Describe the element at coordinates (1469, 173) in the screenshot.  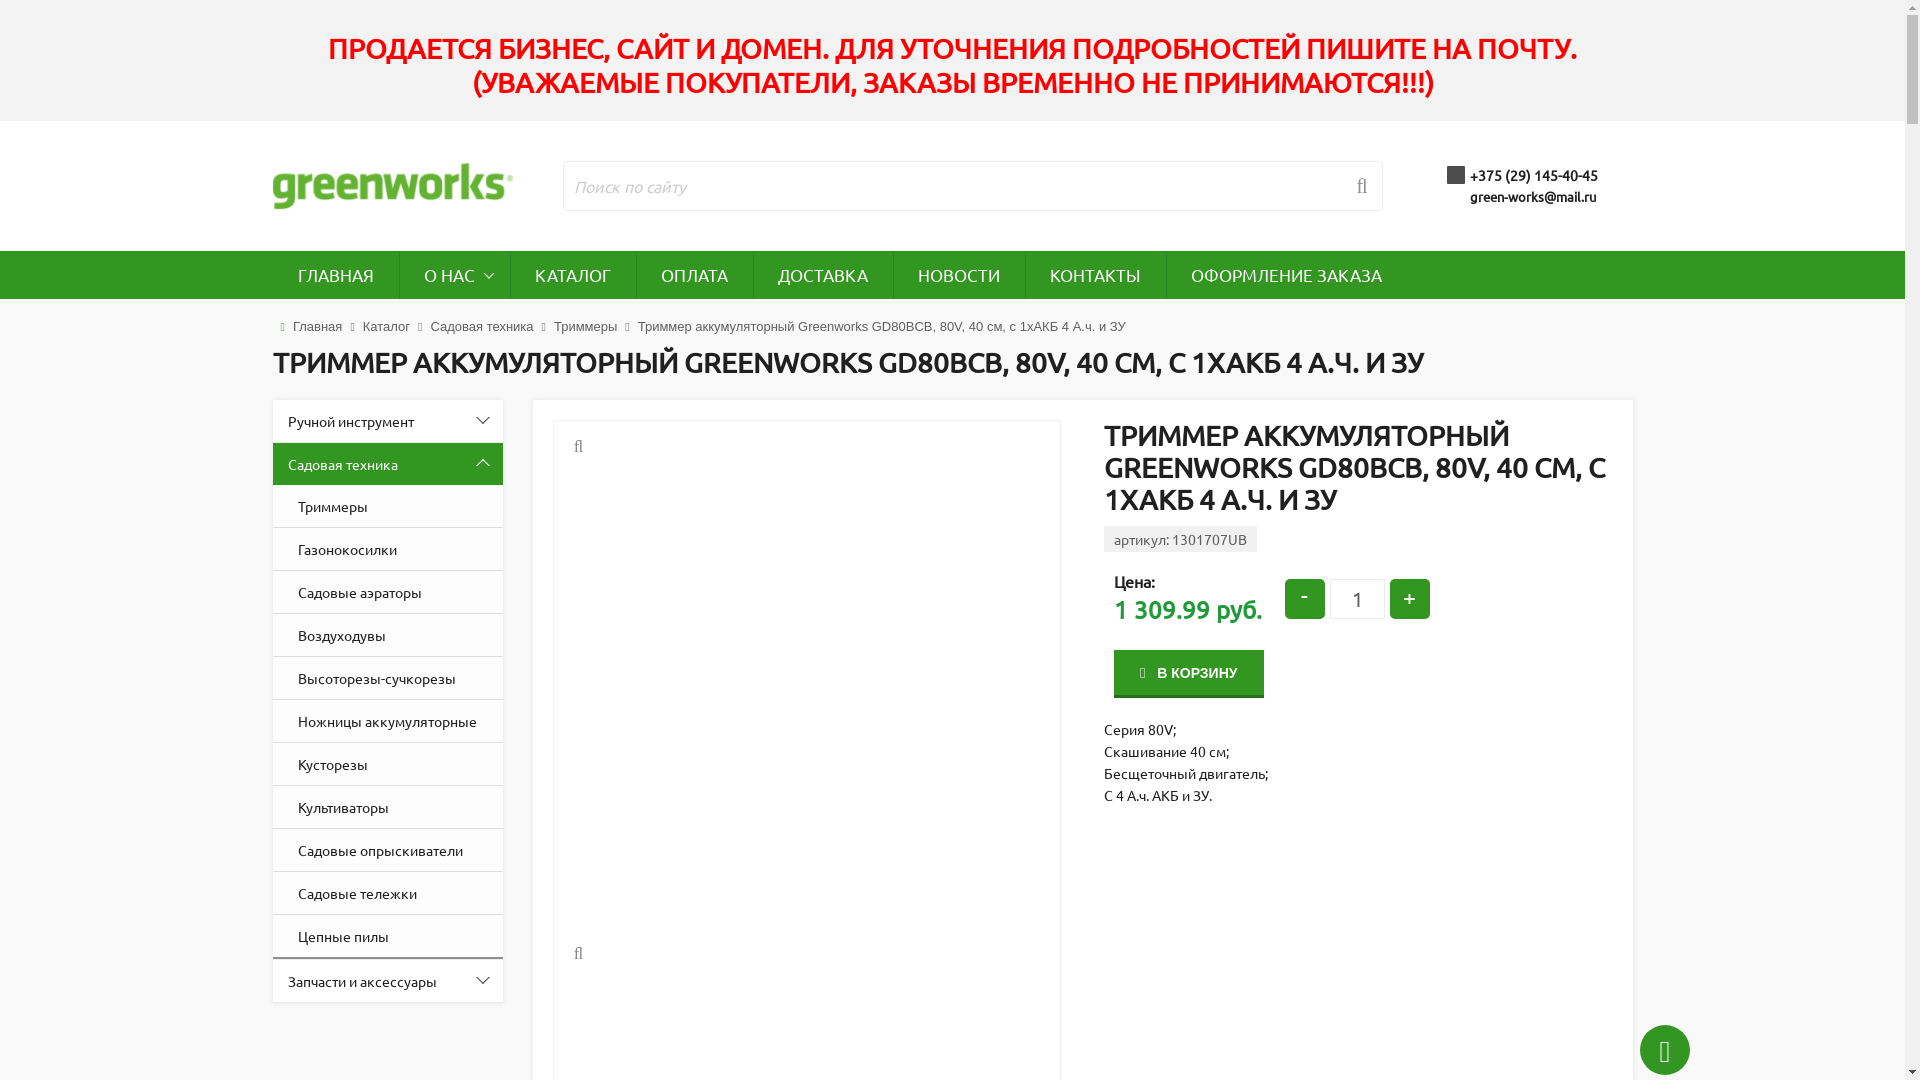
I see `'+375 (29) 145-40-45'` at that location.